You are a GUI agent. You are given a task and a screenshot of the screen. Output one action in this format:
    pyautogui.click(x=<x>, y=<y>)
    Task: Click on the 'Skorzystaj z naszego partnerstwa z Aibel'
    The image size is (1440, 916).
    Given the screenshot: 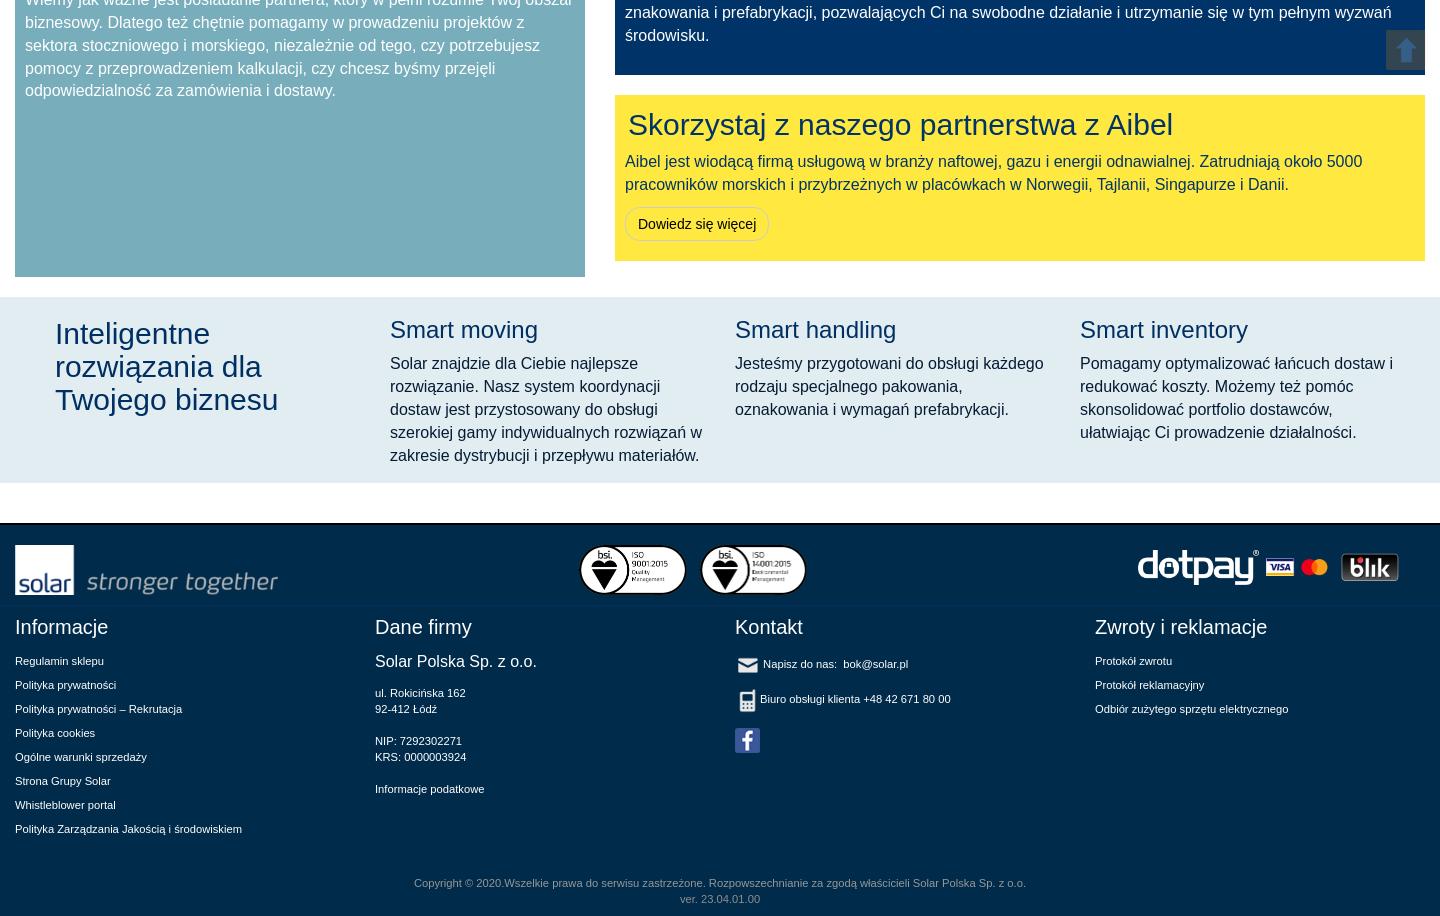 What is the action you would take?
    pyautogui.click(x=899, y=123)
    